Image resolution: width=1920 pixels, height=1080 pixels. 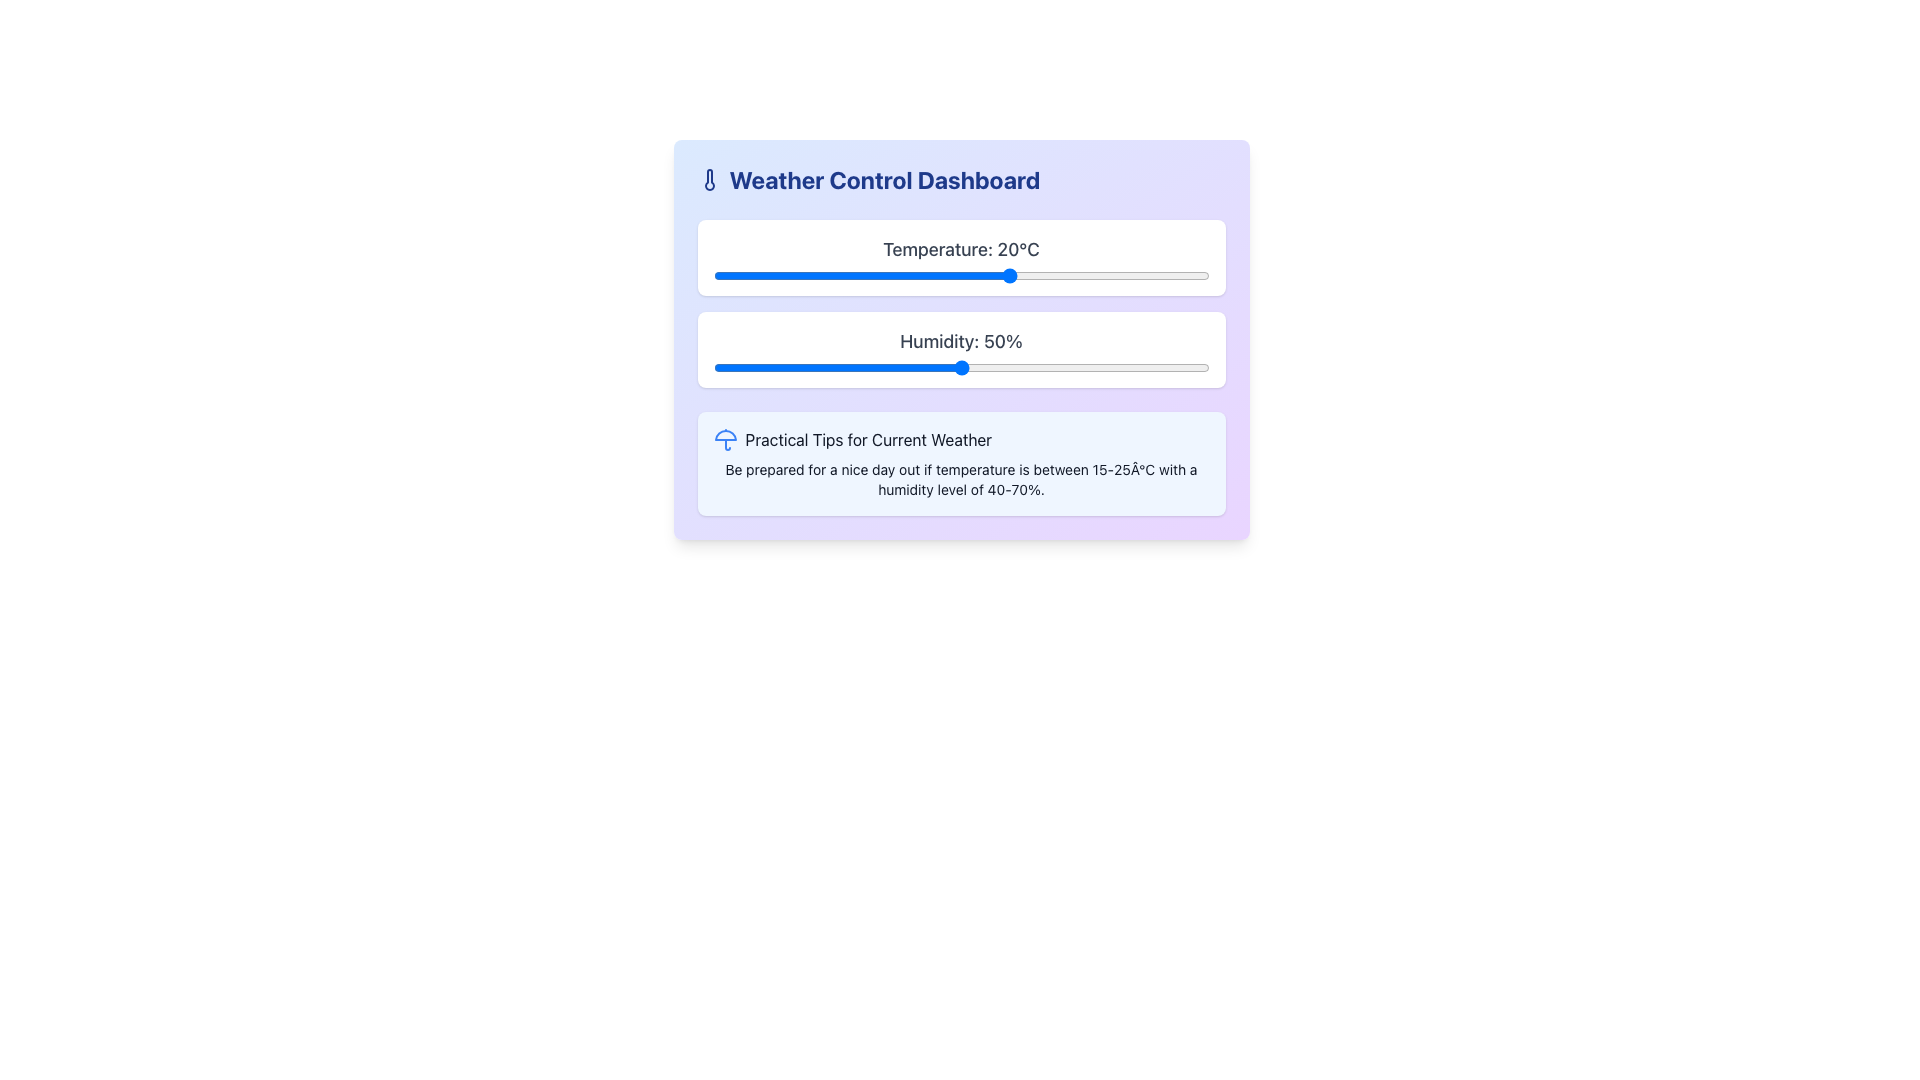 What do you see at coordinates (817, 367) in the screenshot?
I see `the humidity level` at bounding box center [817, 367].